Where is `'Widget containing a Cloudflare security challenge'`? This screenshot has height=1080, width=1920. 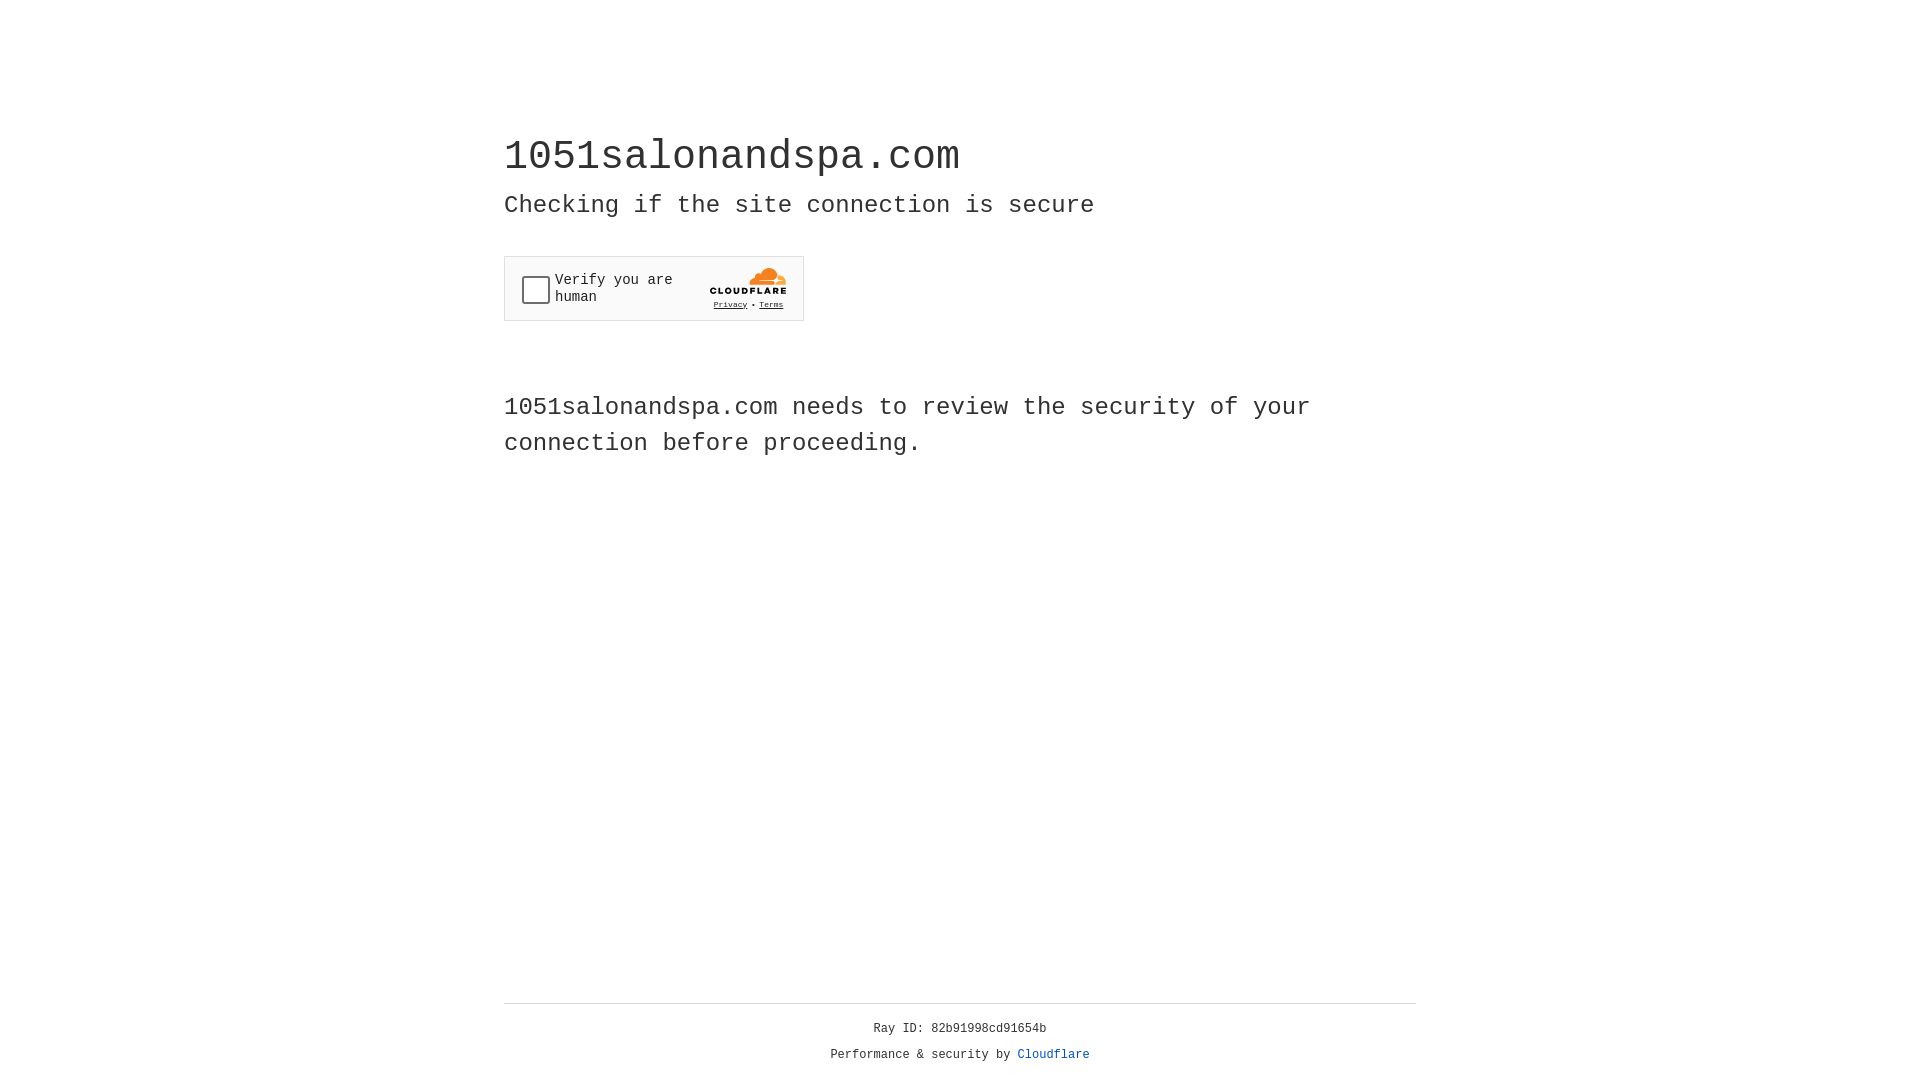 'Widget containing a Cloudflare security challenge' is located at coordinates (653, 288).